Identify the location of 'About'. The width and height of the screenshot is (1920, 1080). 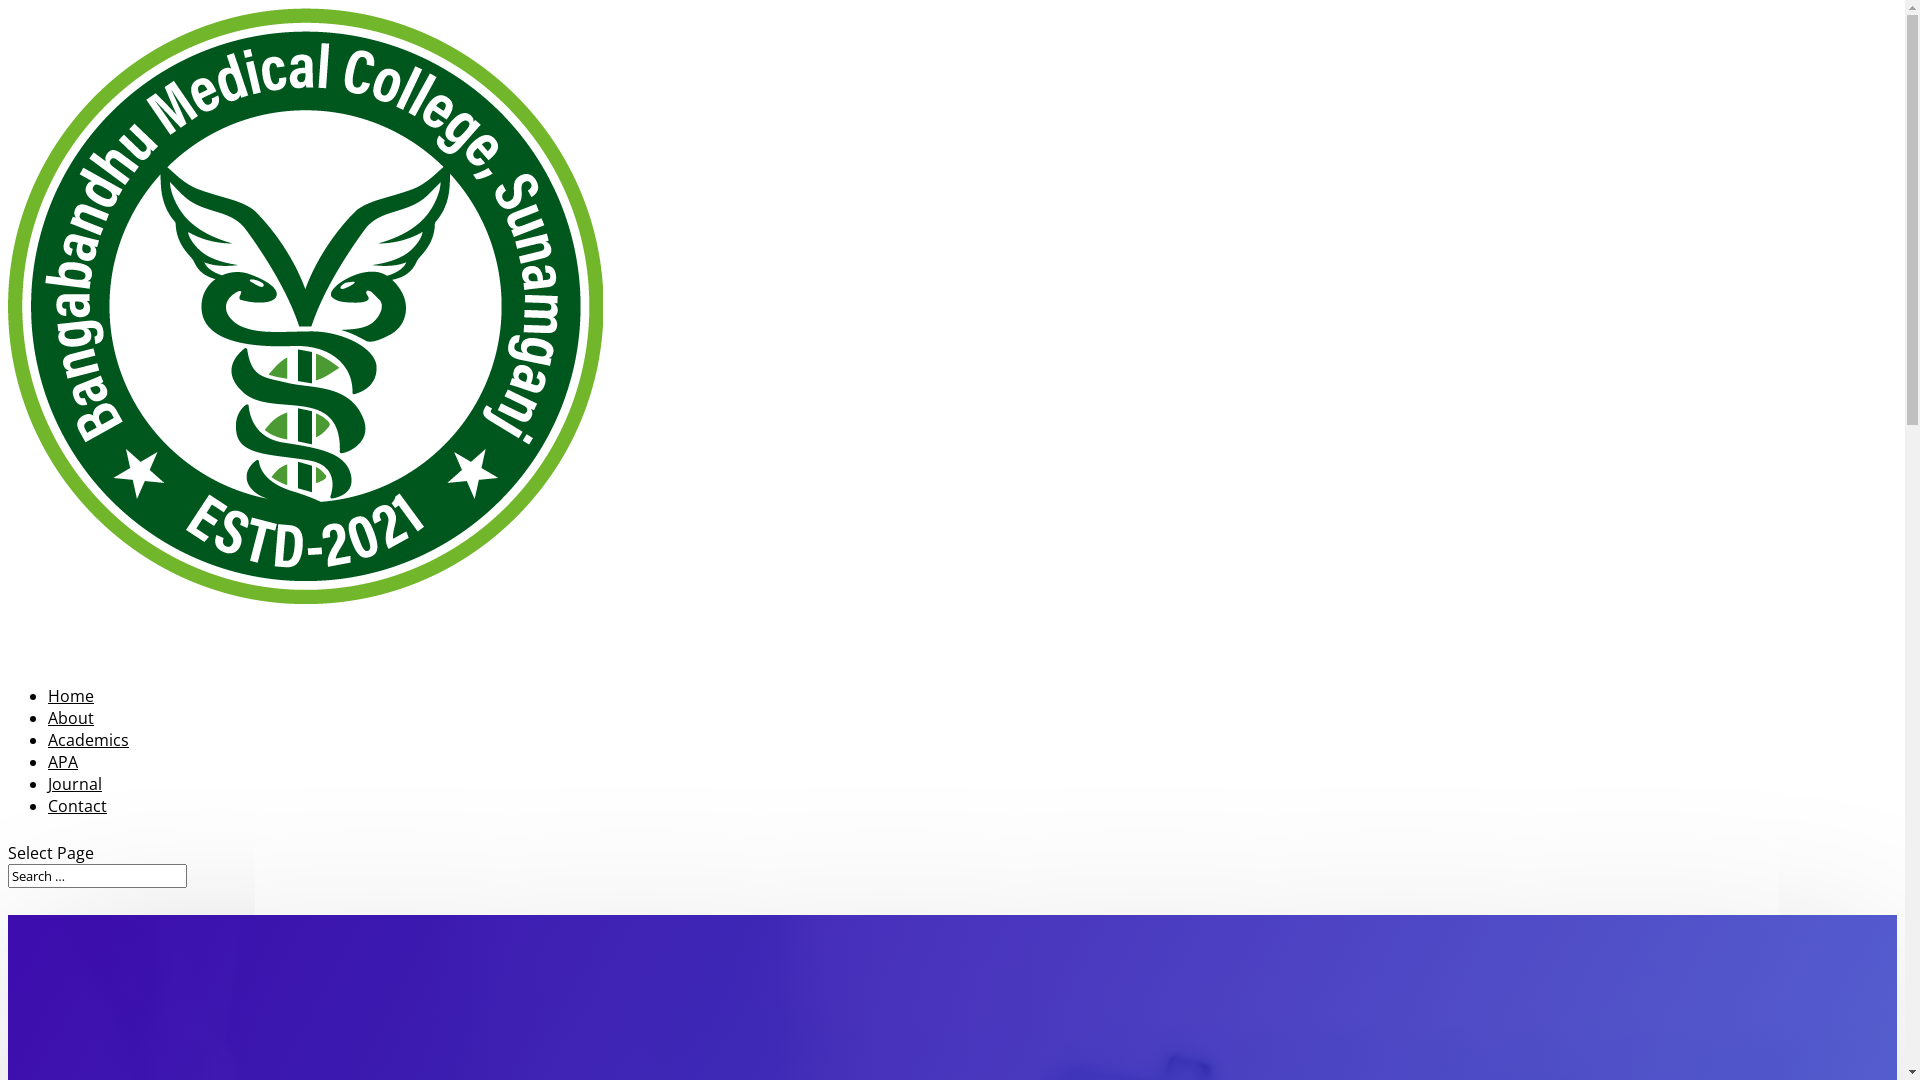
(71, 748).